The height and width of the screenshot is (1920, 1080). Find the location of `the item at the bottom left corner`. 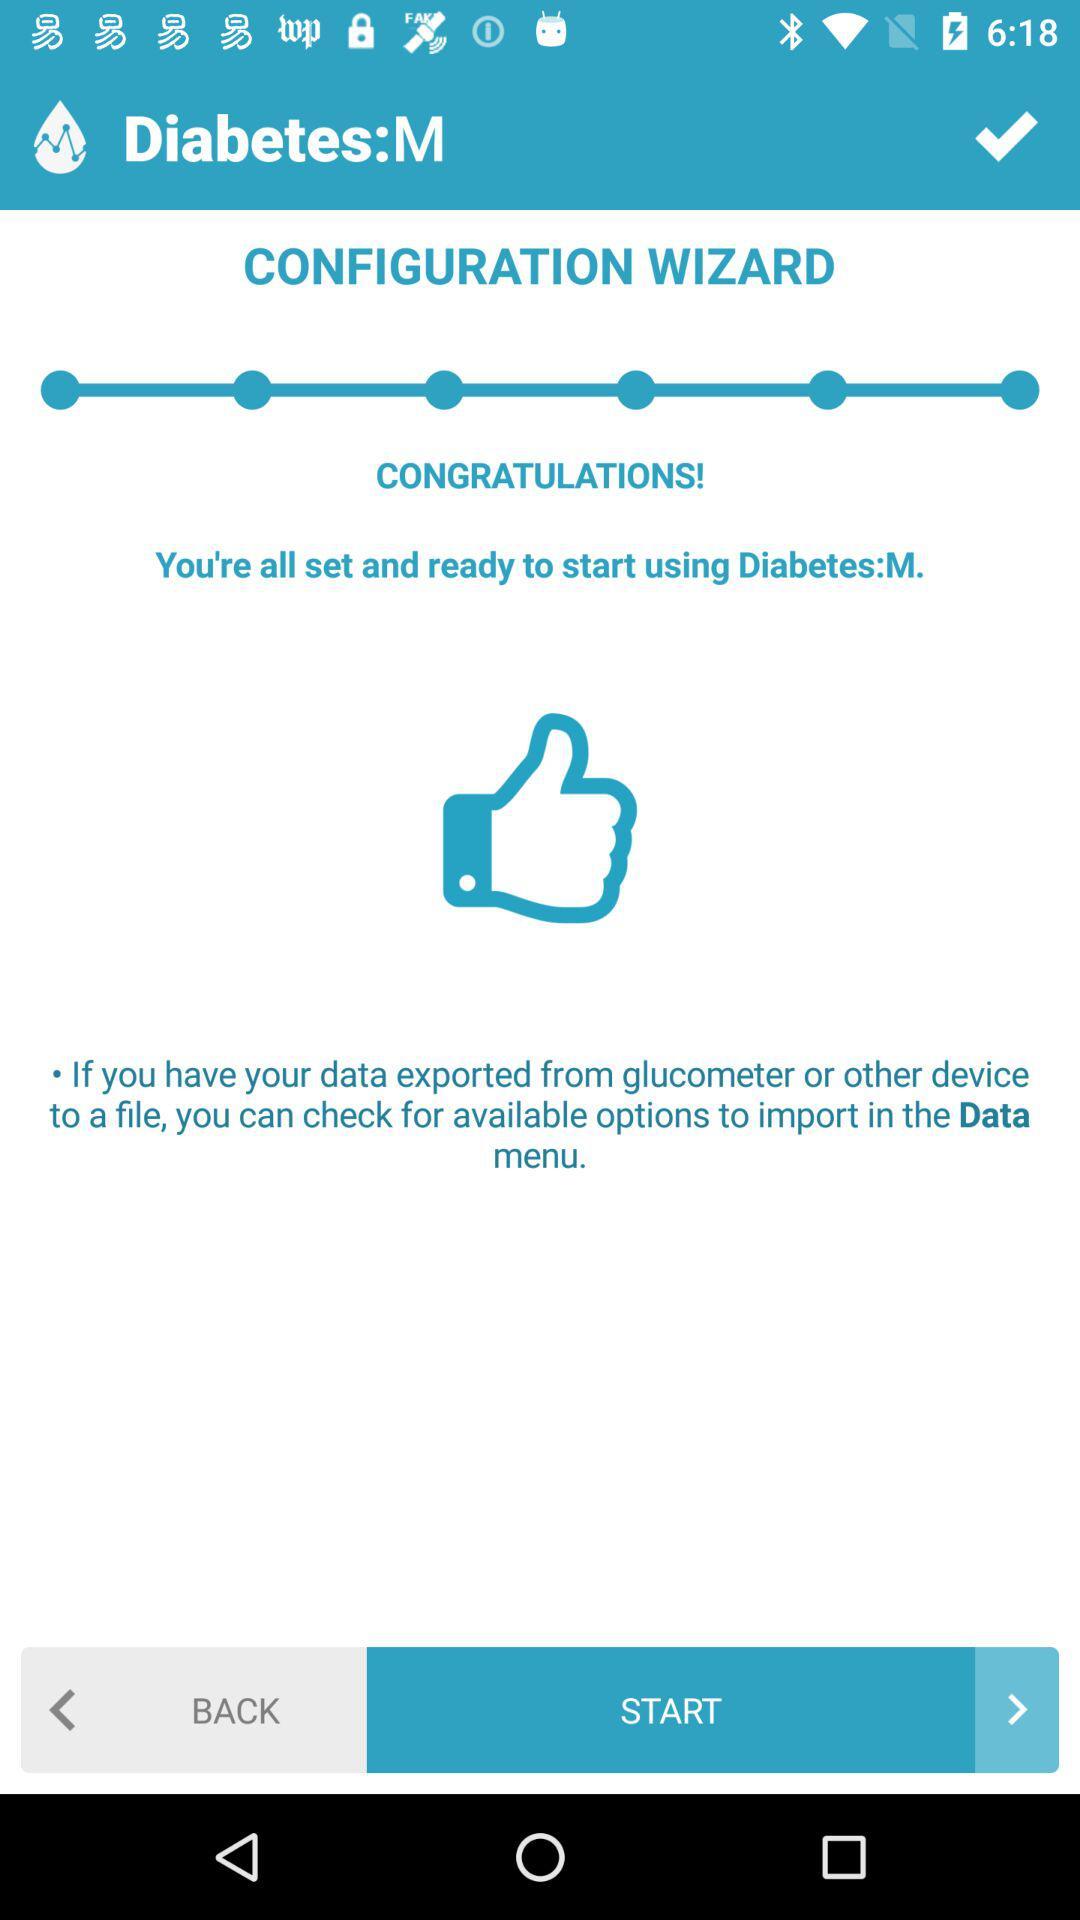

the item at the bottom left corner is located at coordinates (193, 1708).